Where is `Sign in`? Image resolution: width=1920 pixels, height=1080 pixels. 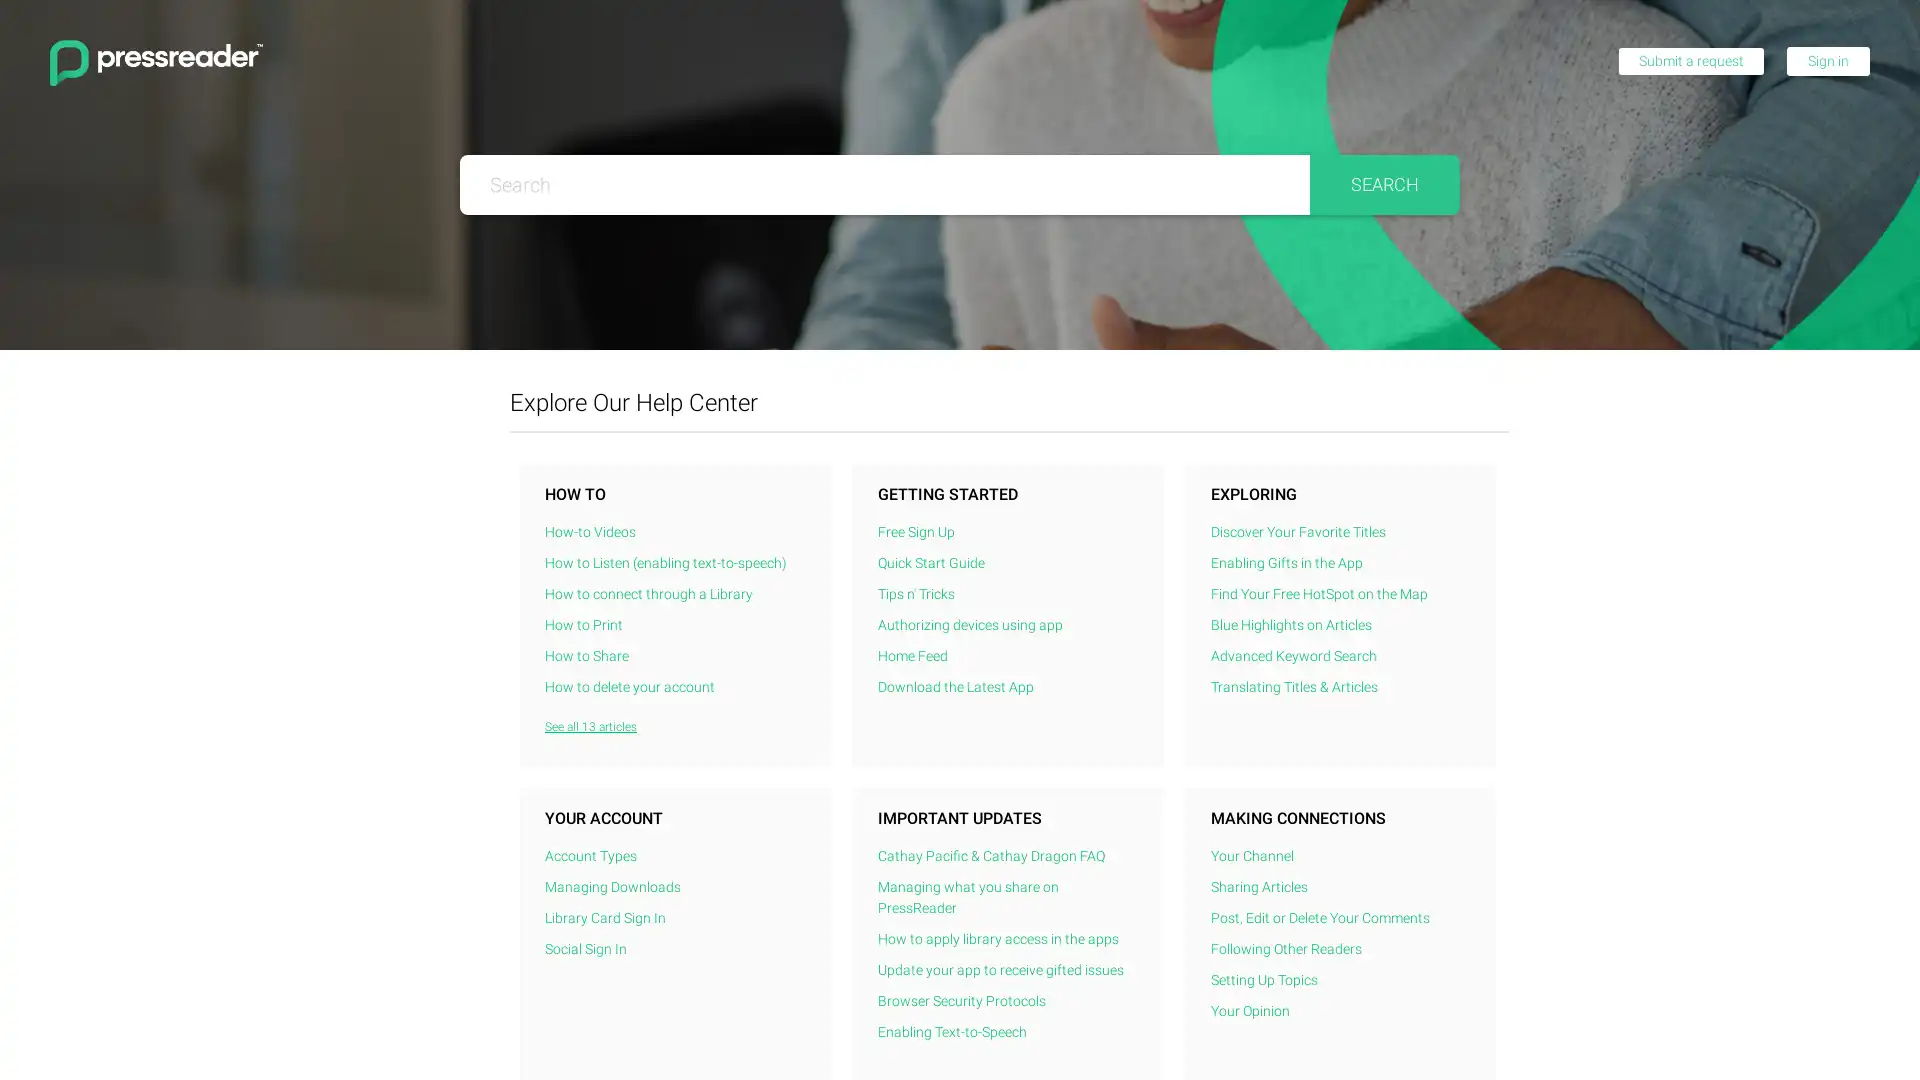 Sign in is located at coordinates (1828, 60).